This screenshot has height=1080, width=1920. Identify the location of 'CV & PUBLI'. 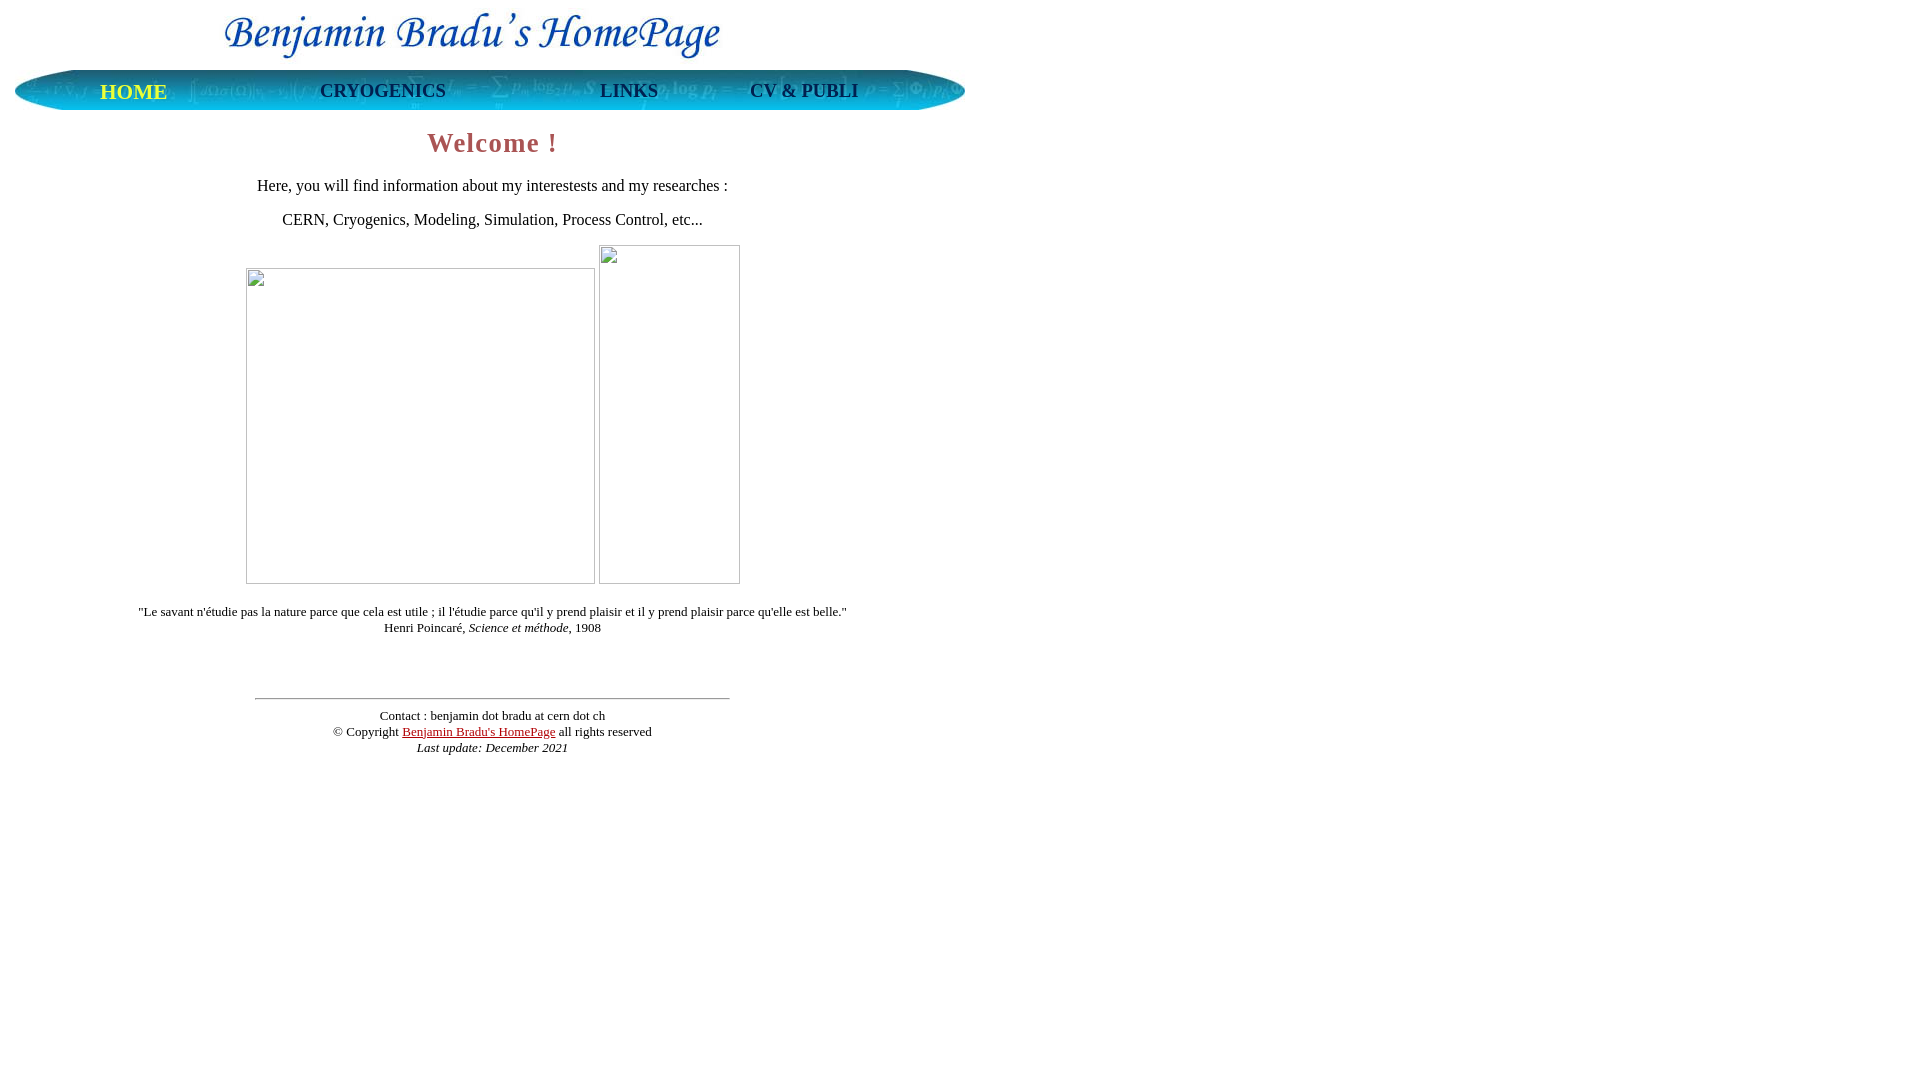
(804, 95).